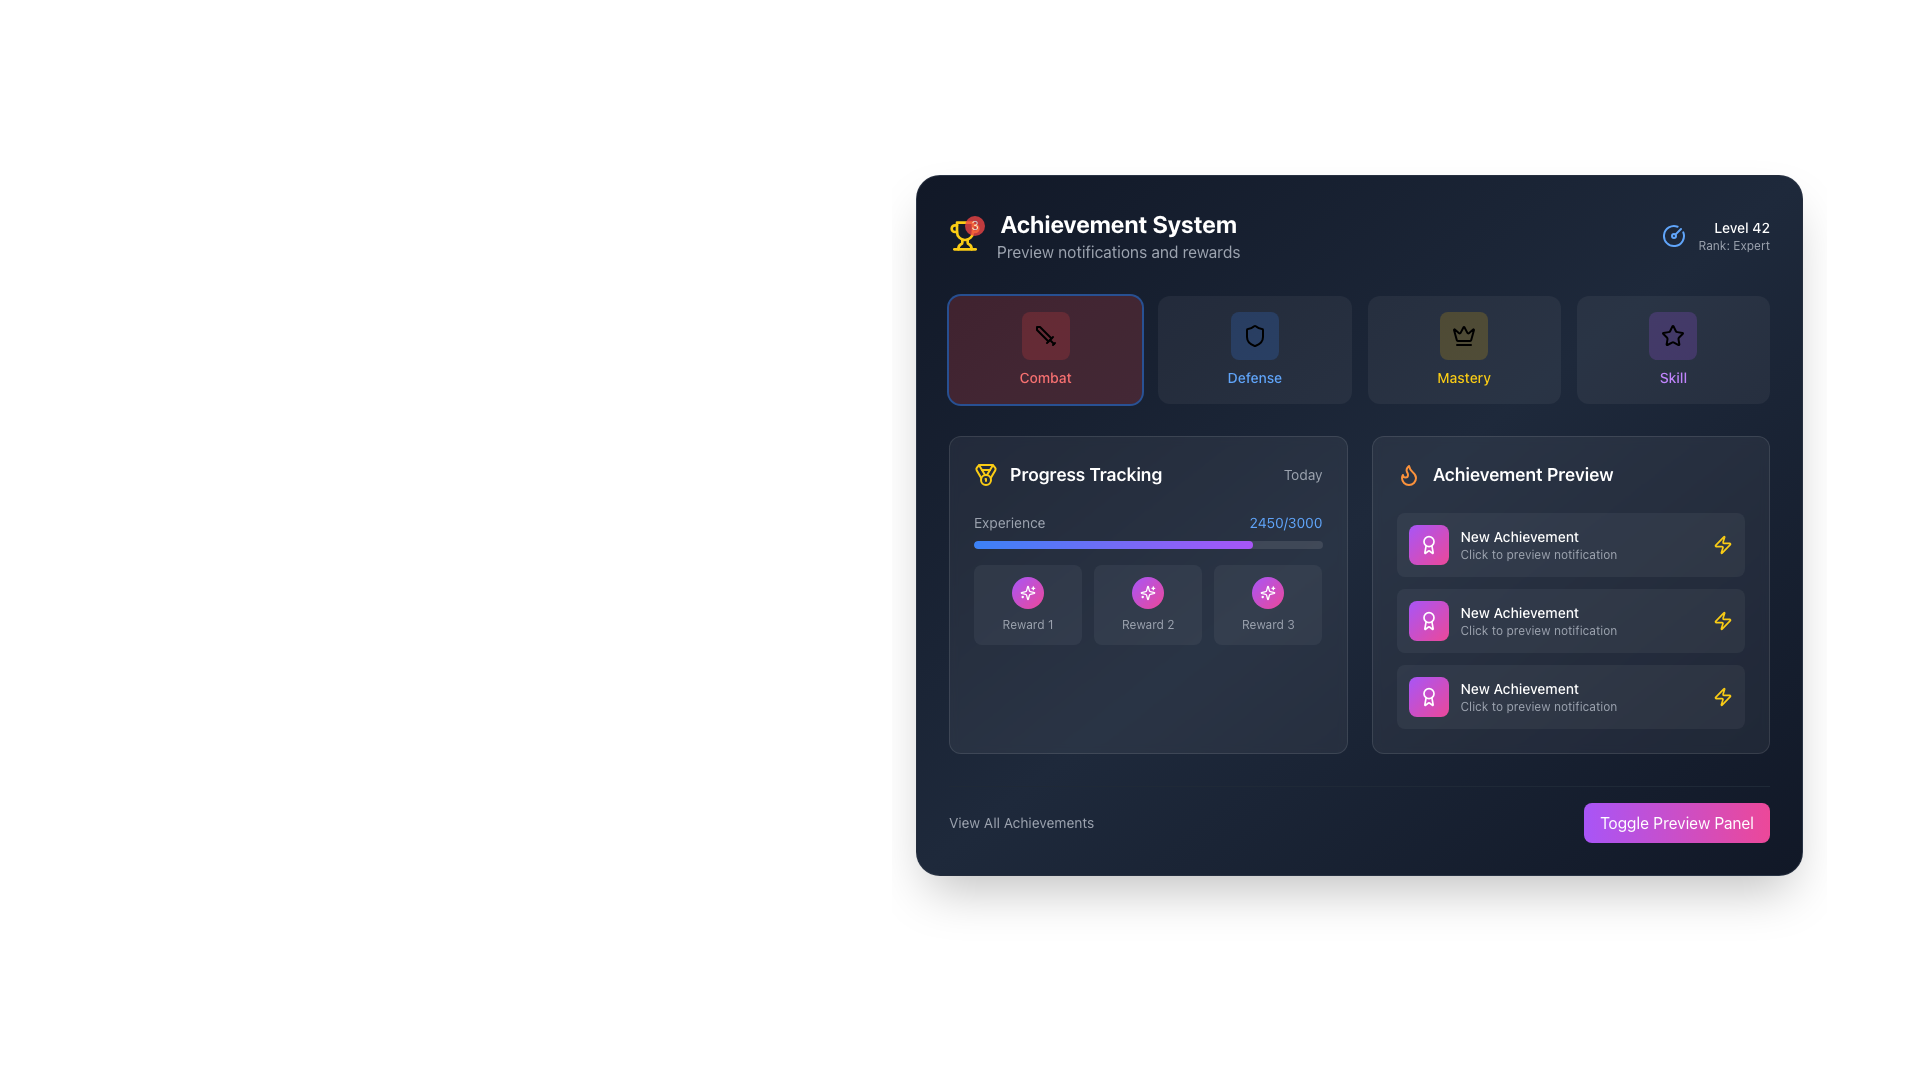  What do you see at coordinates (985, 474) in the screenshot?
I see `the medal icon located to the far left of the 'Progress Tracking' section, which features a circular design and ribbon-like shapes` at bounding box center [985, 474].